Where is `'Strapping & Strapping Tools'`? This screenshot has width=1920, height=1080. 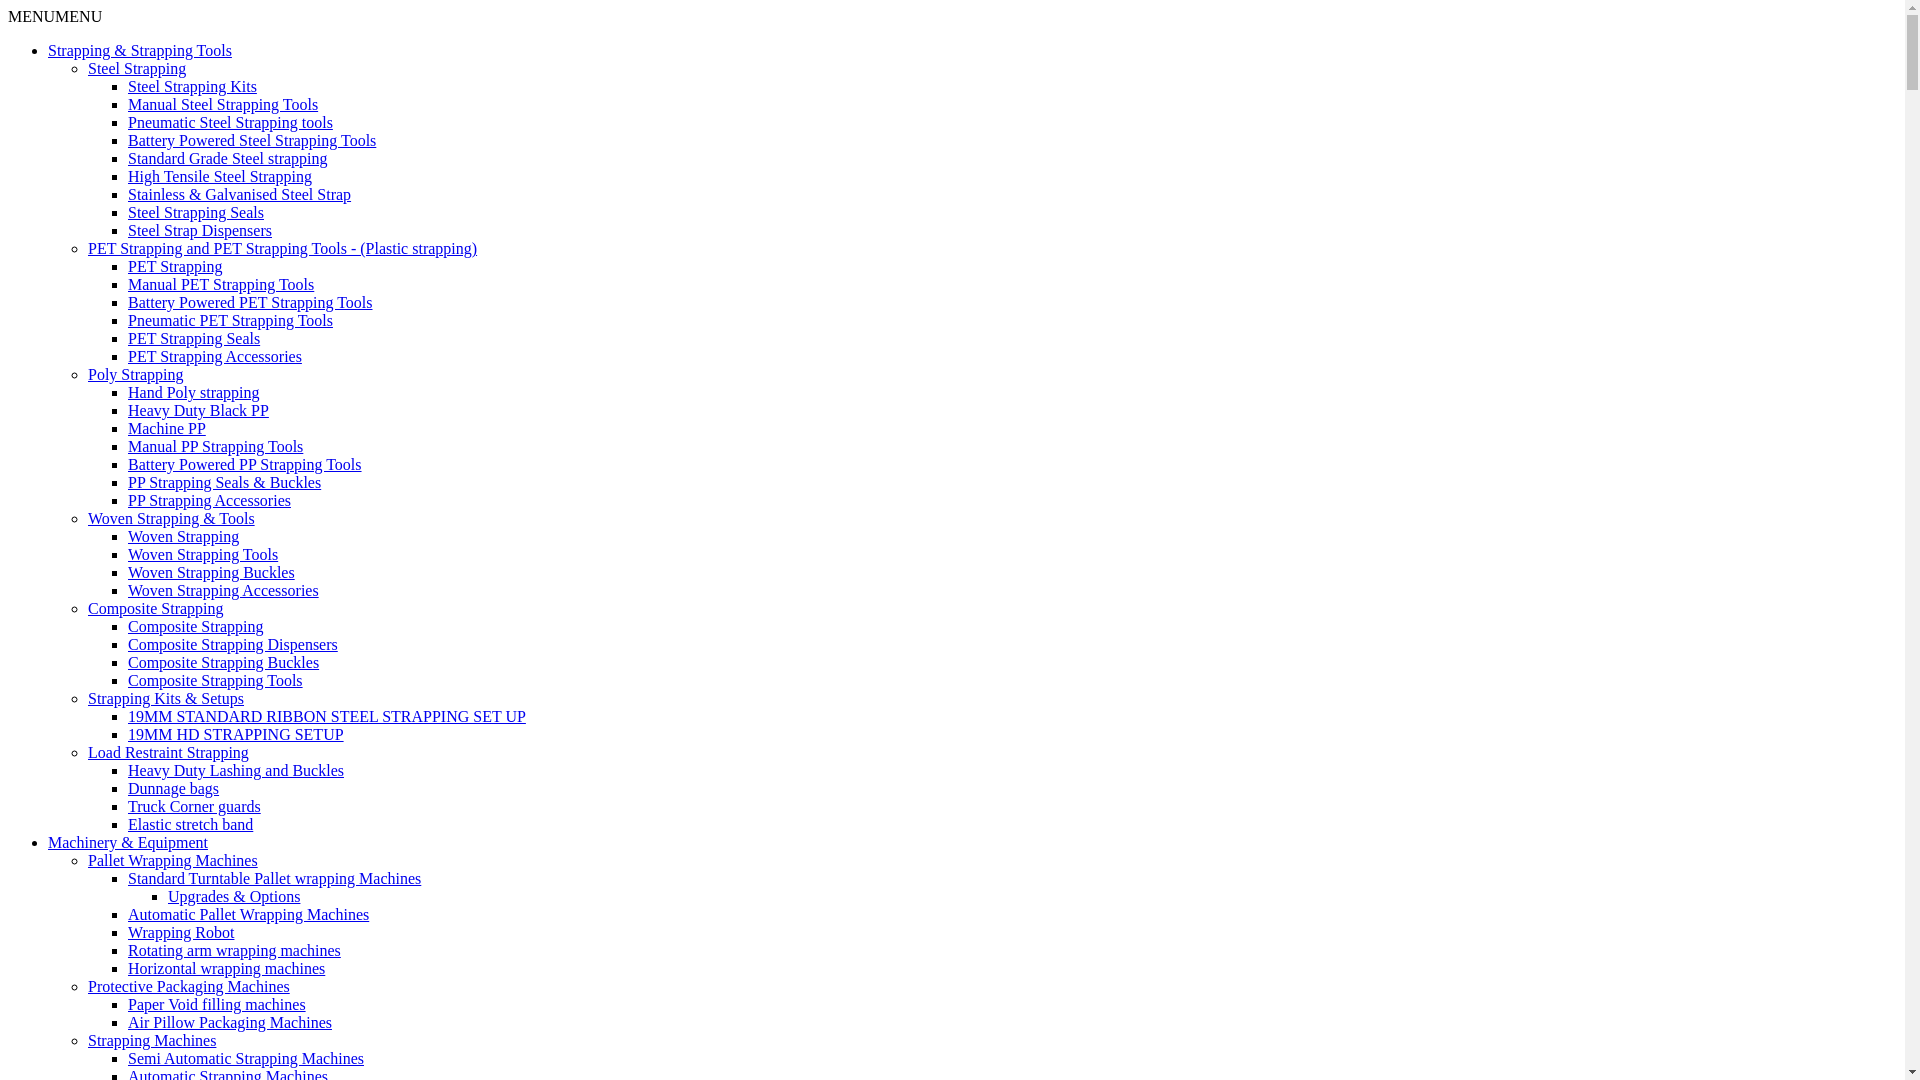
'Strapping & Strapping Tools' is located at coordinates (138, 49).